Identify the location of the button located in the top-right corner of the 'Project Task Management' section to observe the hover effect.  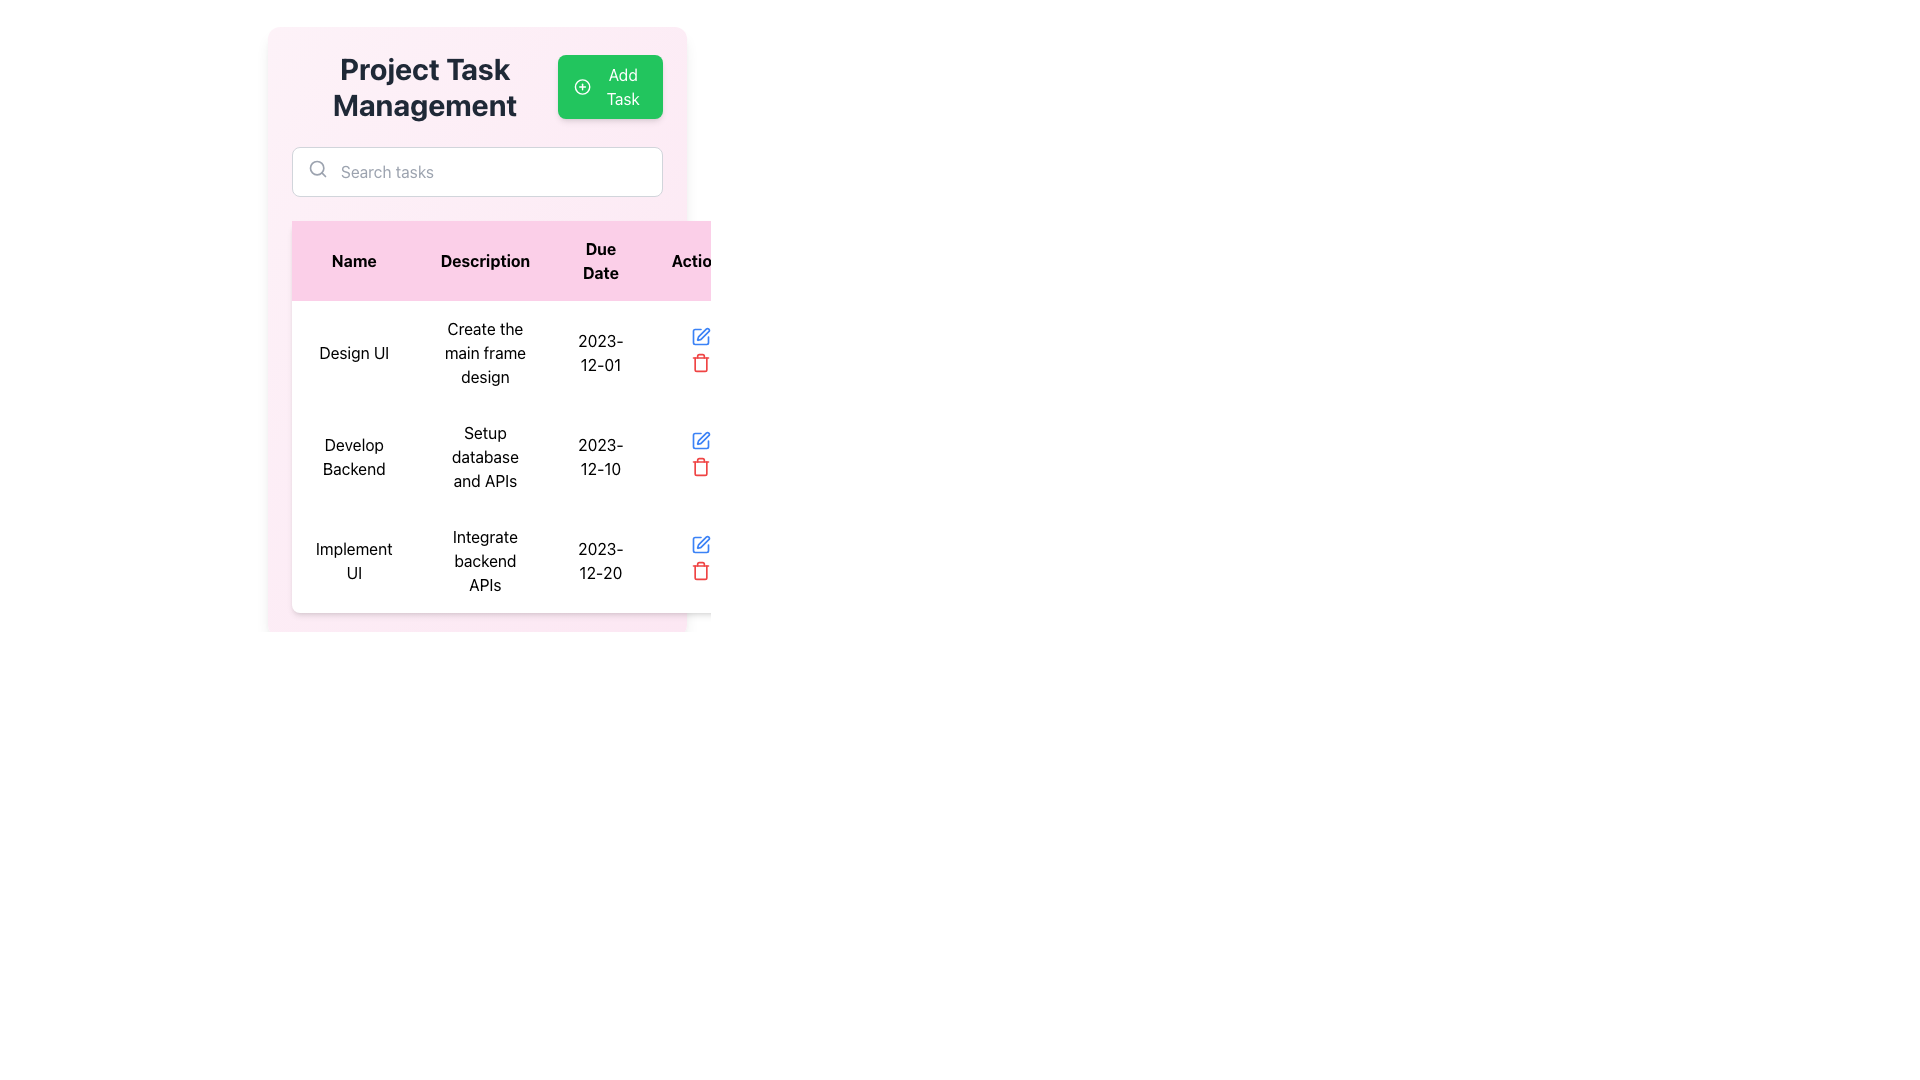
(609, 86).